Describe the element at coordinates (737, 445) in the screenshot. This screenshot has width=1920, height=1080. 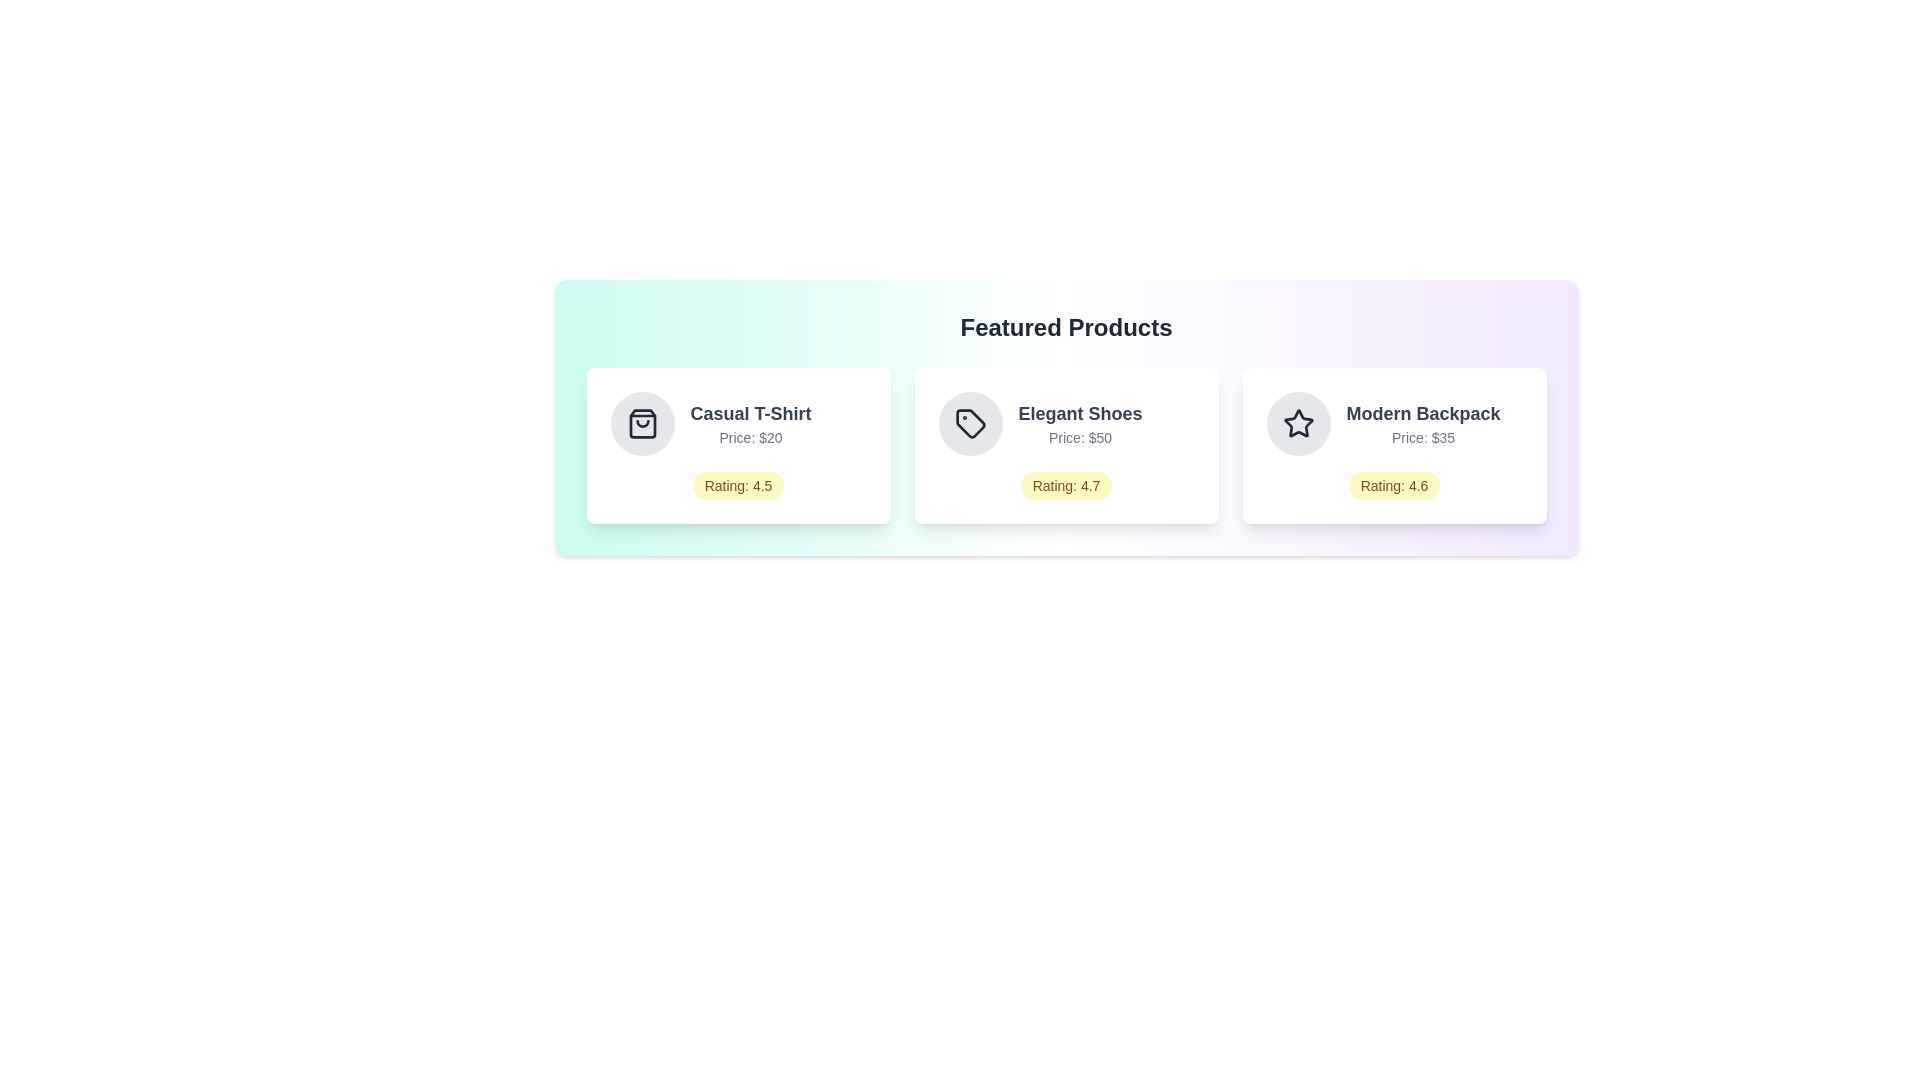
I see `the product card for Casual T-Shirt` at that location.